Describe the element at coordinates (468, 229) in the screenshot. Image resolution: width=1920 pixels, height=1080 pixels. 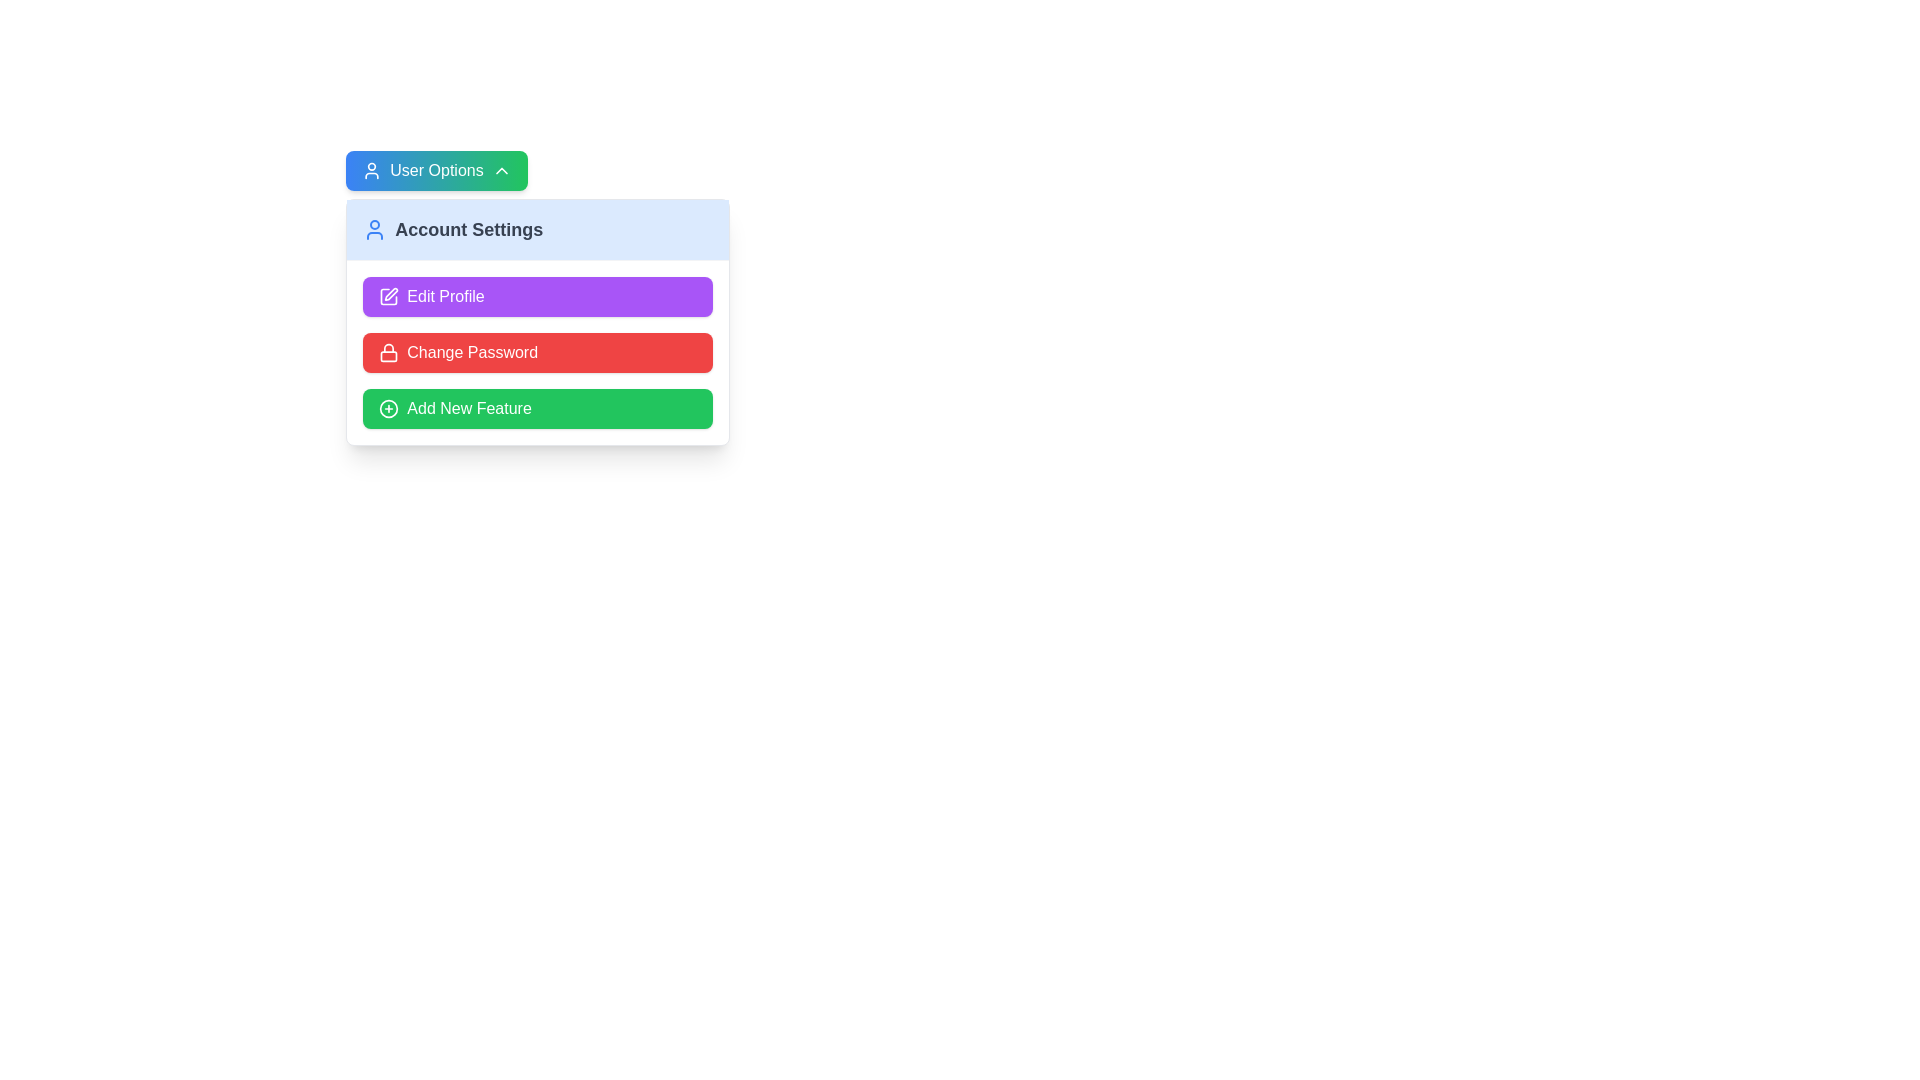
I see `text label indicating 'Account Settings', which is positioned below the 'User Options' button and to the right of a small user icon` at that location.